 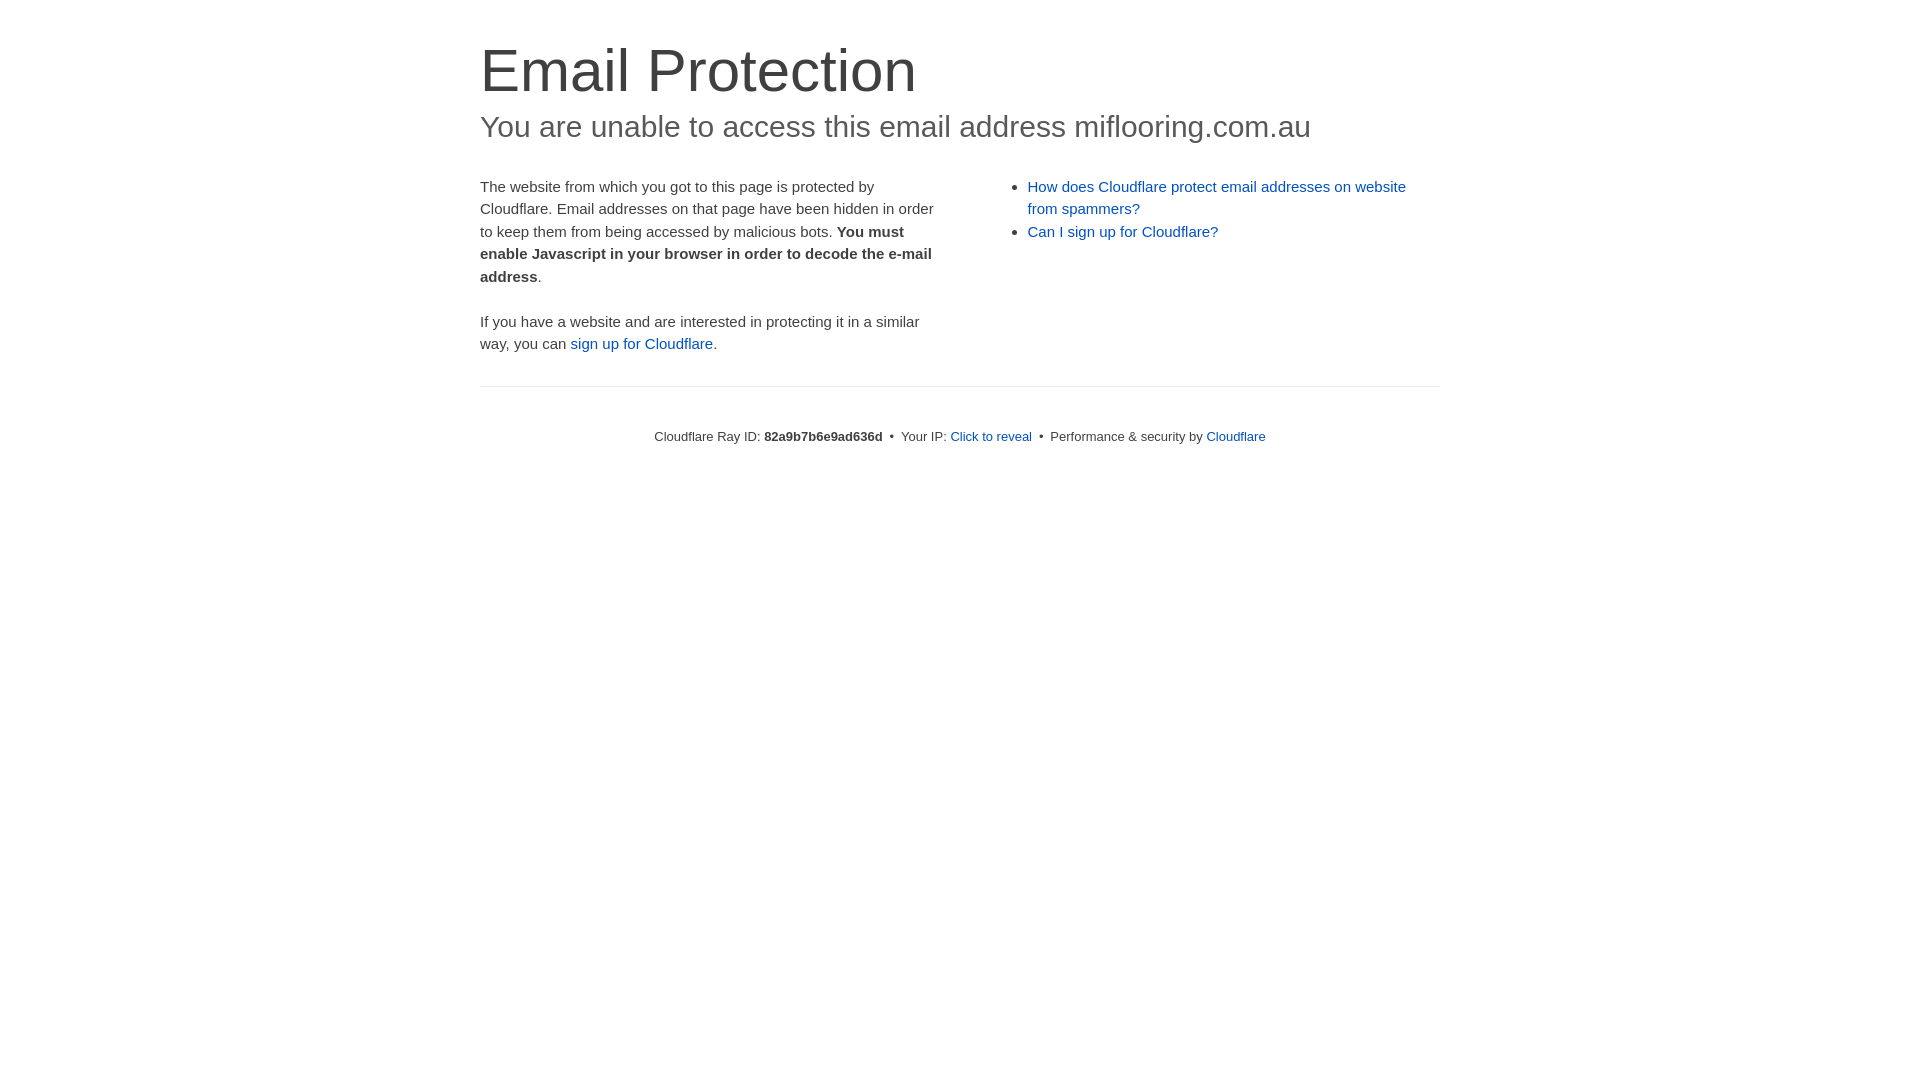 What do you see at coordinates (642, 342) in the screenshot?
I see `'sign up for Cloudflare'` at bounding box center [642, 342].